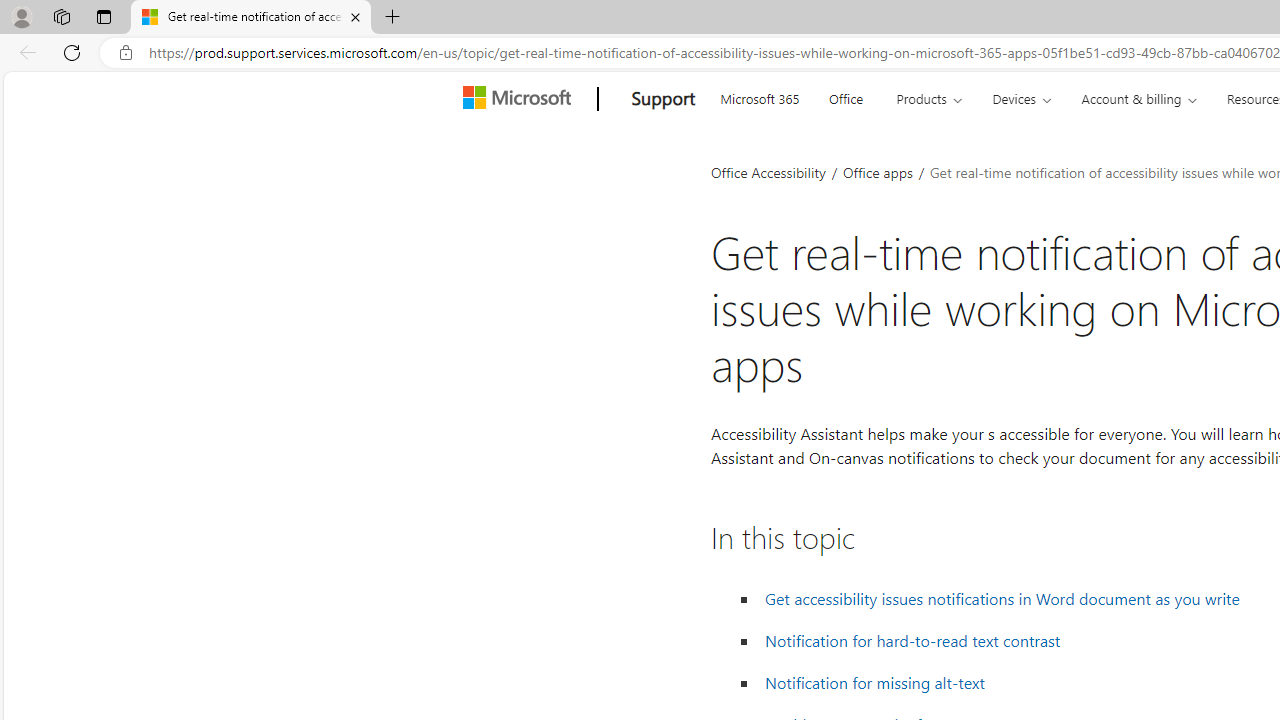 The height and width of the screenshot is (720, 1280). What do you see at coordinates (125, 52) in the screenshot?
I see `'View site information'` at bounding box center [125, 52].